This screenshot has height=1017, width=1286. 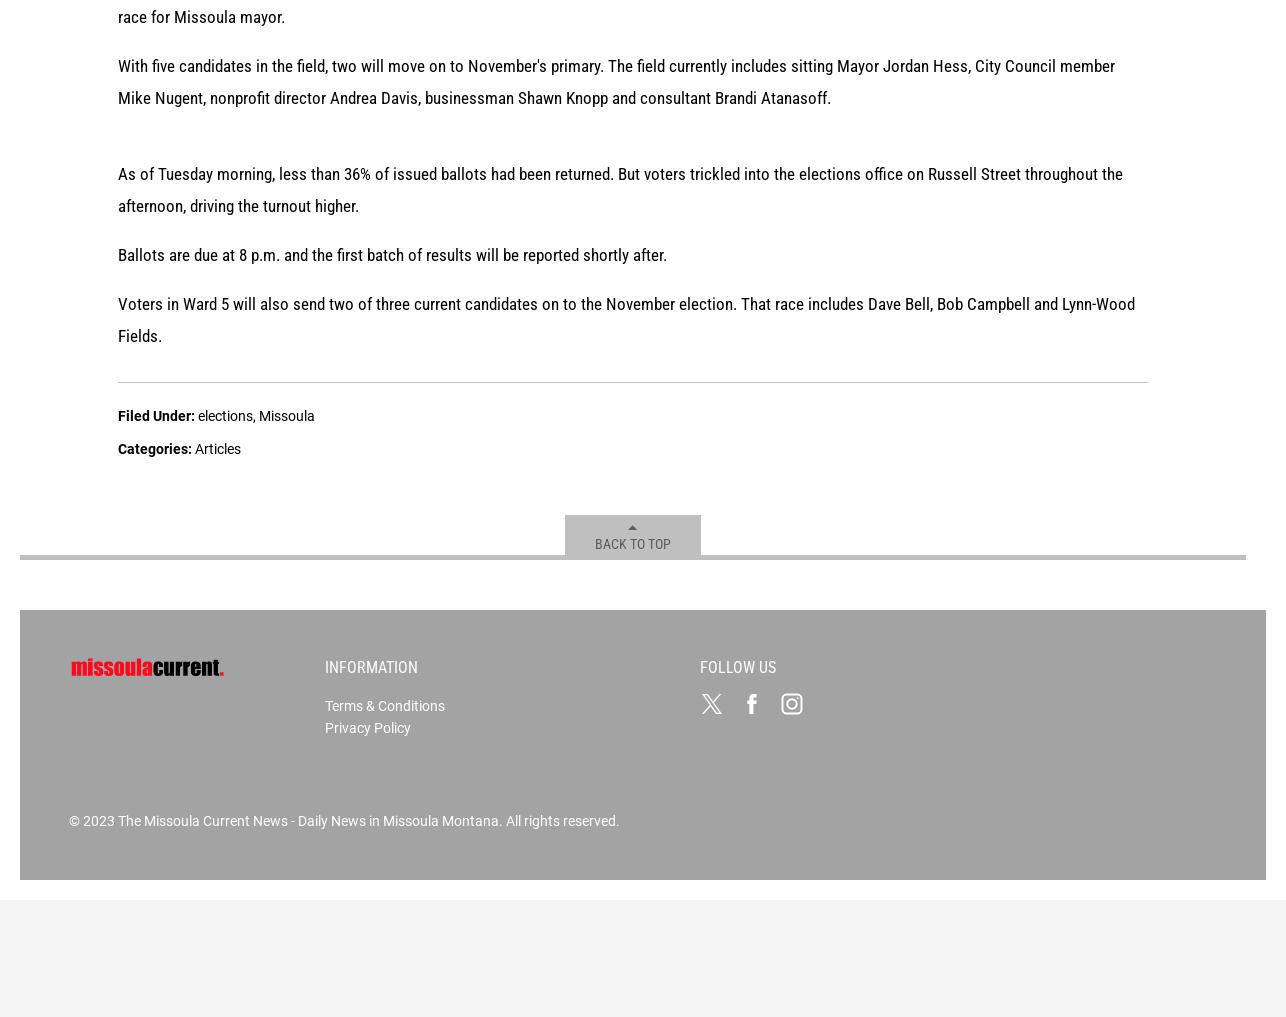 What do you see at coordinates (391, 551) in the screenshot?
I see `'Ballots are due at 8 p.m. and the first batch of results will be reported shortly after.'` at bounding box center [391, 551].